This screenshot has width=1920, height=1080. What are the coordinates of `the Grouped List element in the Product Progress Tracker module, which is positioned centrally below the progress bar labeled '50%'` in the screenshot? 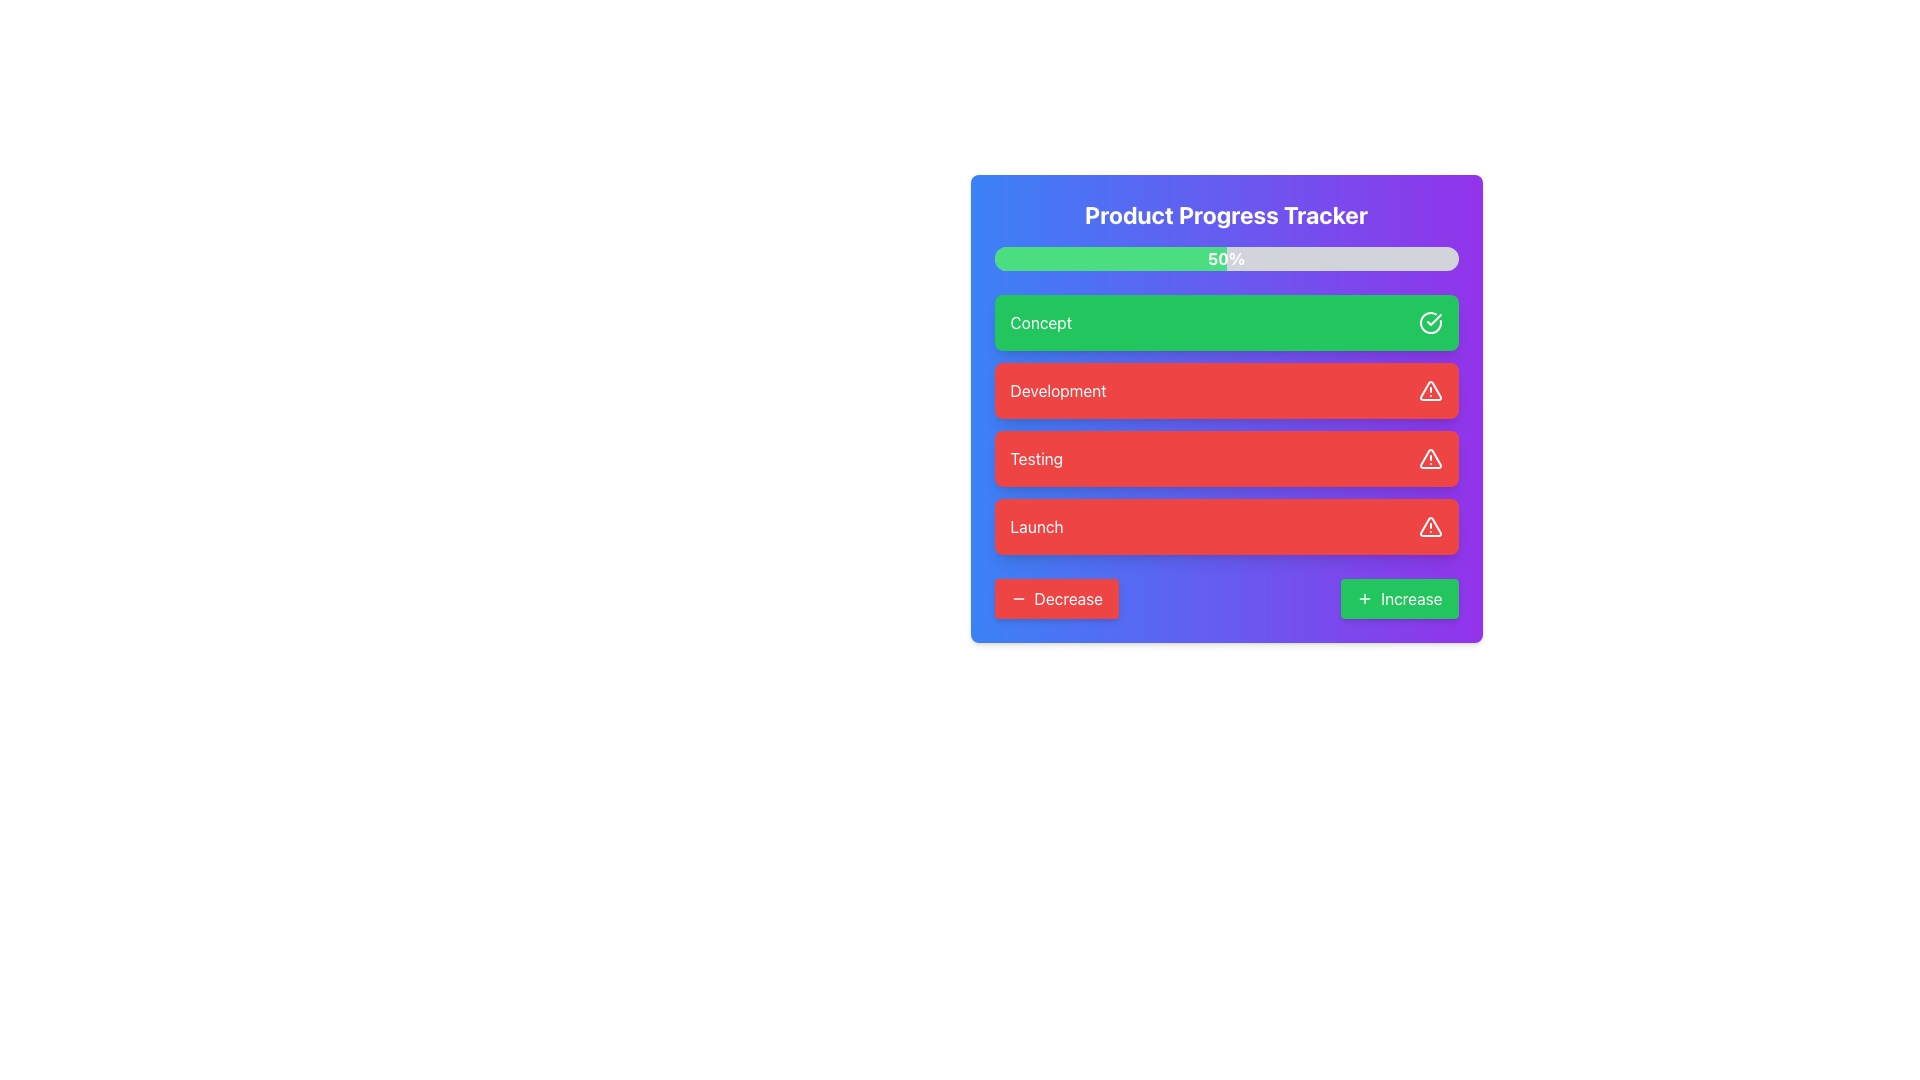 It's located at (1225, 423).